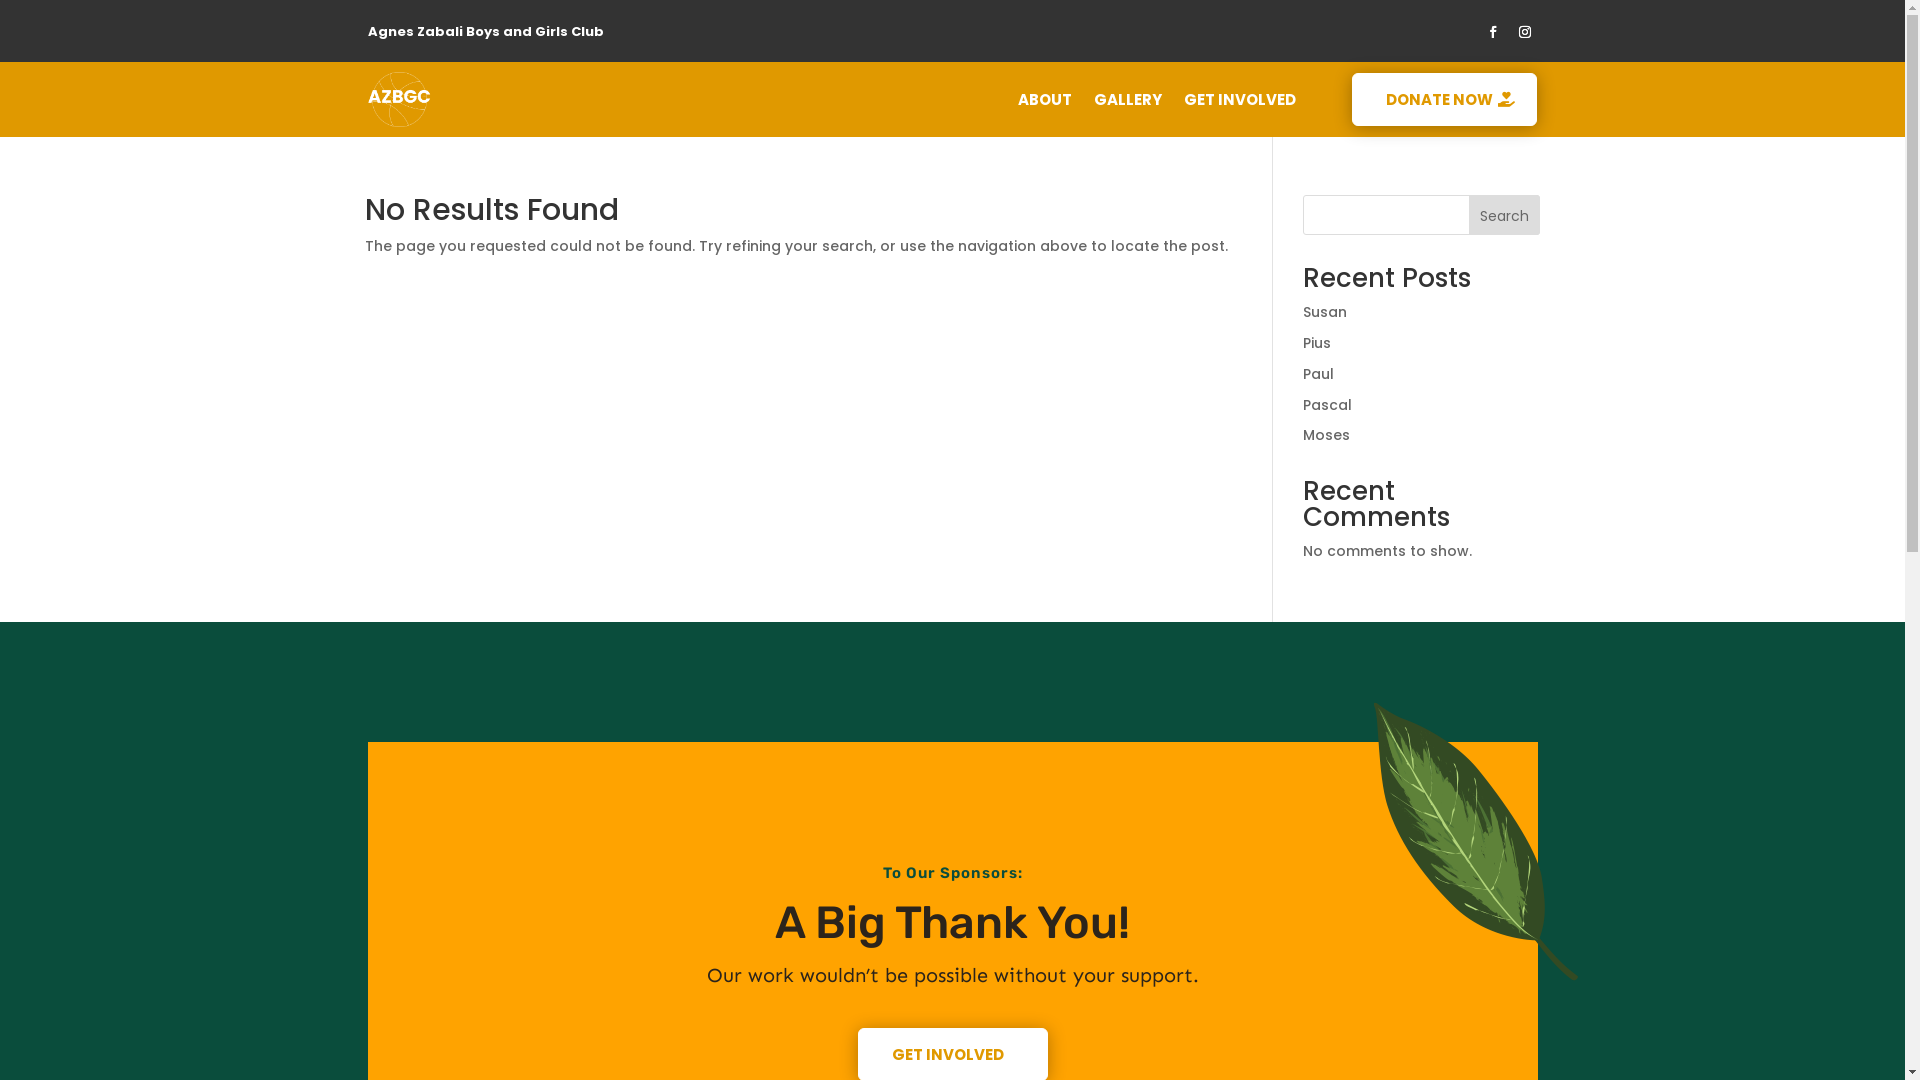 The height and width of the screenshot is (1080, 1920). What do you see at coordinates (1302, 374) in the screenshot?
I see `'Paul'` at bounding box center [1302, 374].